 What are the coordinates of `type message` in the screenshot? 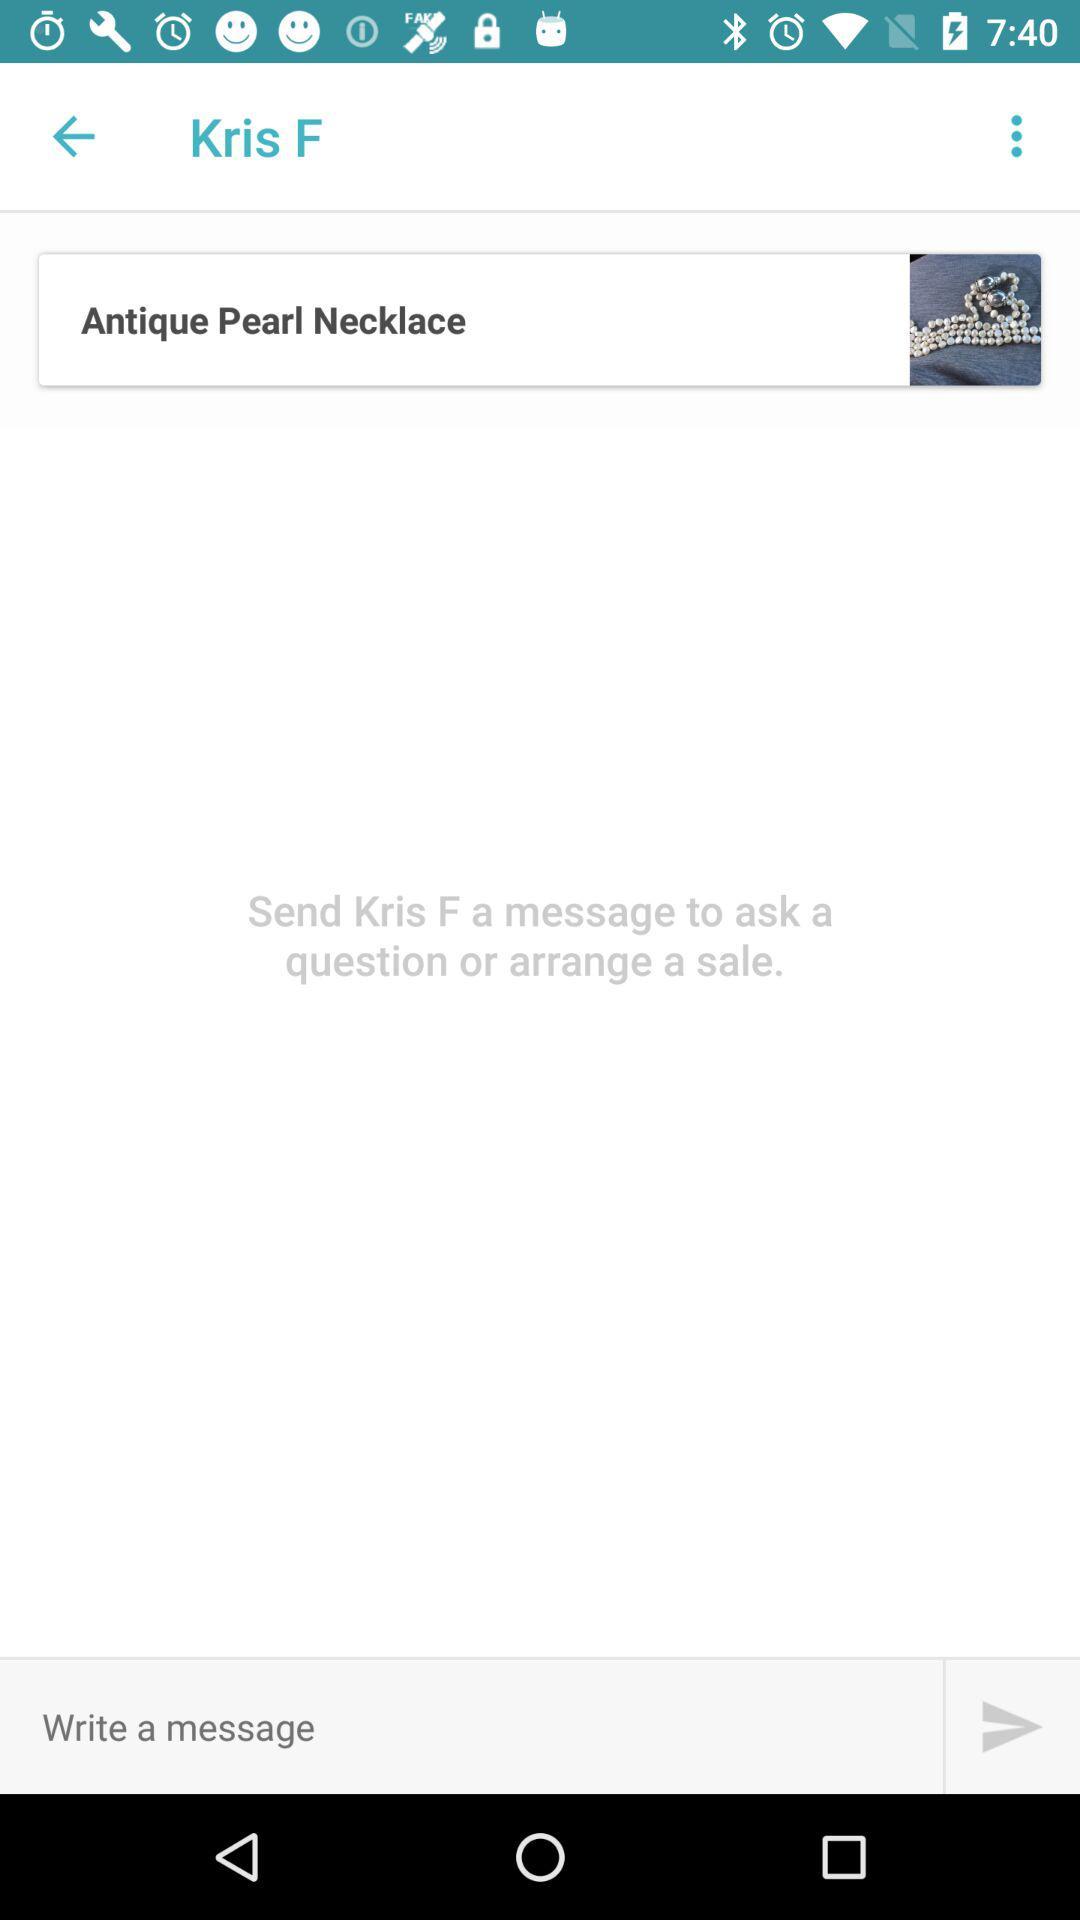 It's located at (471, 1725).